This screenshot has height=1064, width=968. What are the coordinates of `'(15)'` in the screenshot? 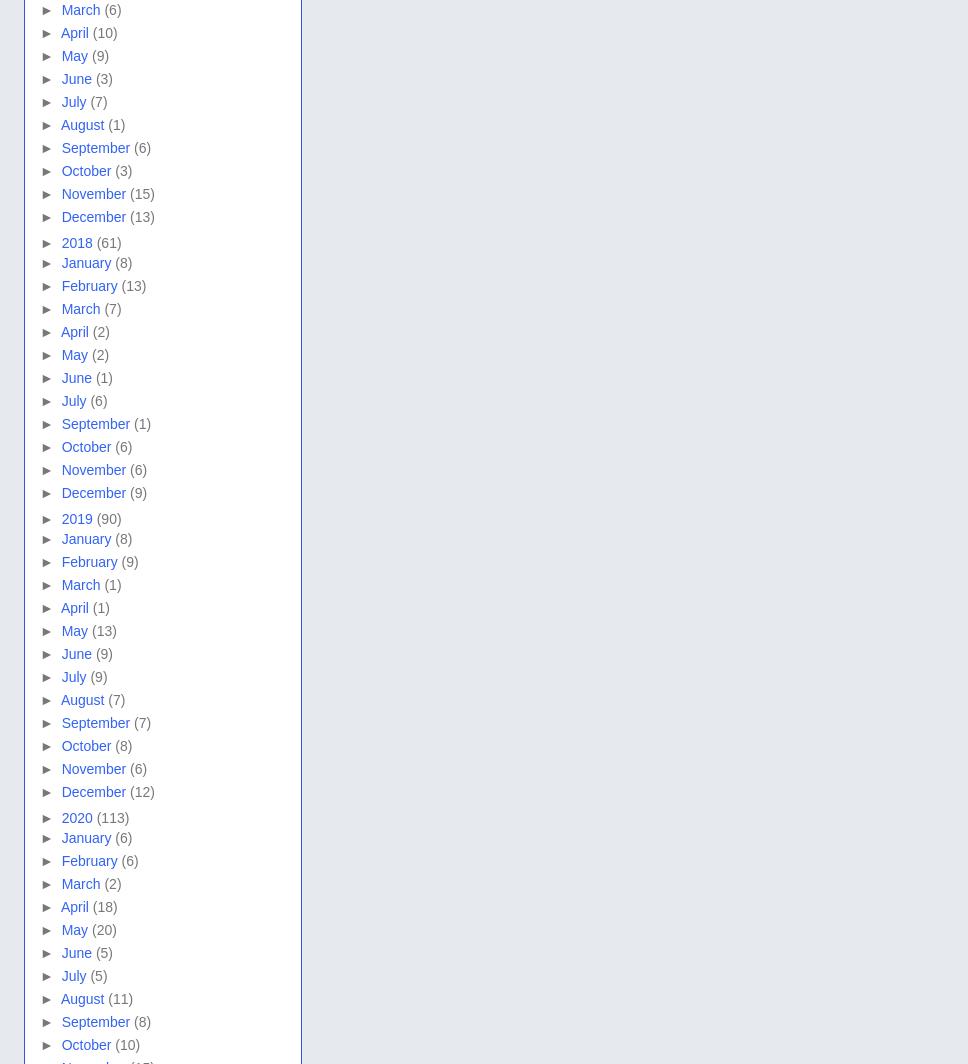 It's located at (141, 193).